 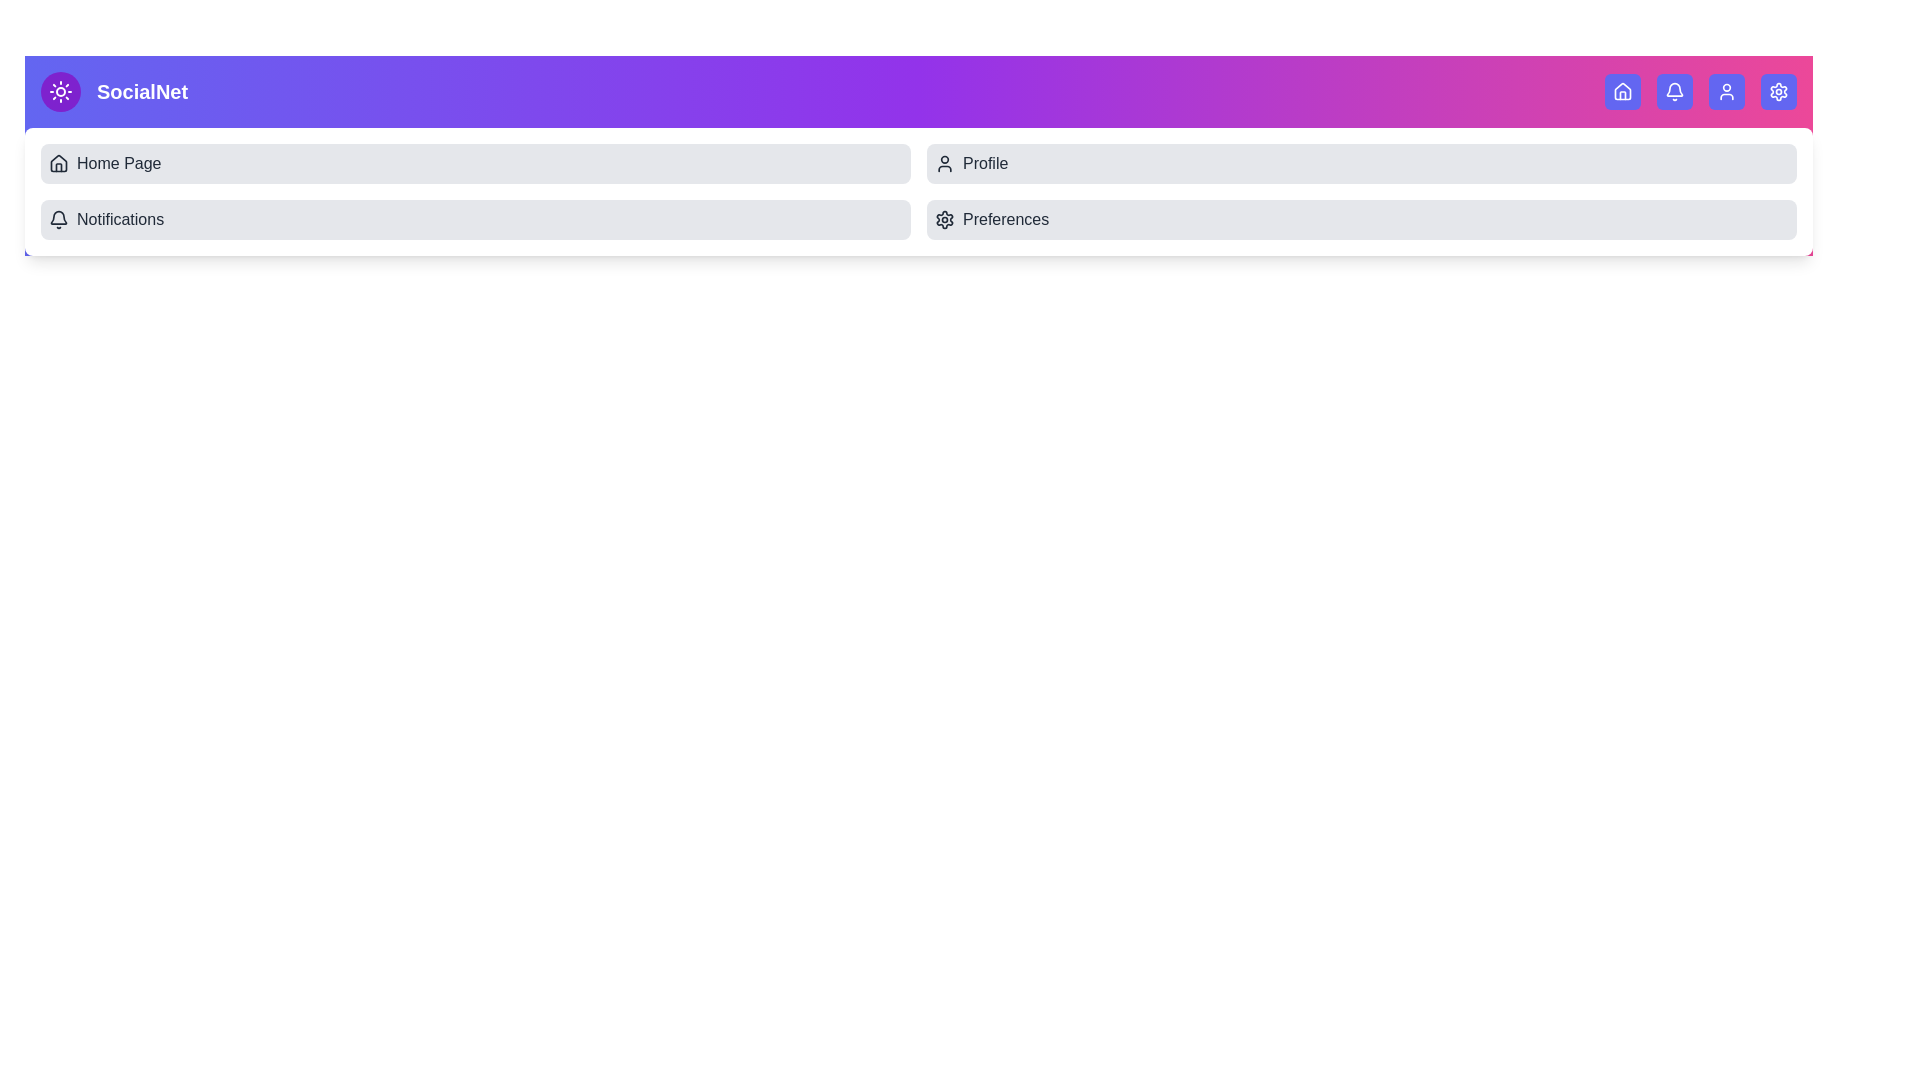 I want to click on the menu item Notifications from the available options, so click(x=474, y=219).